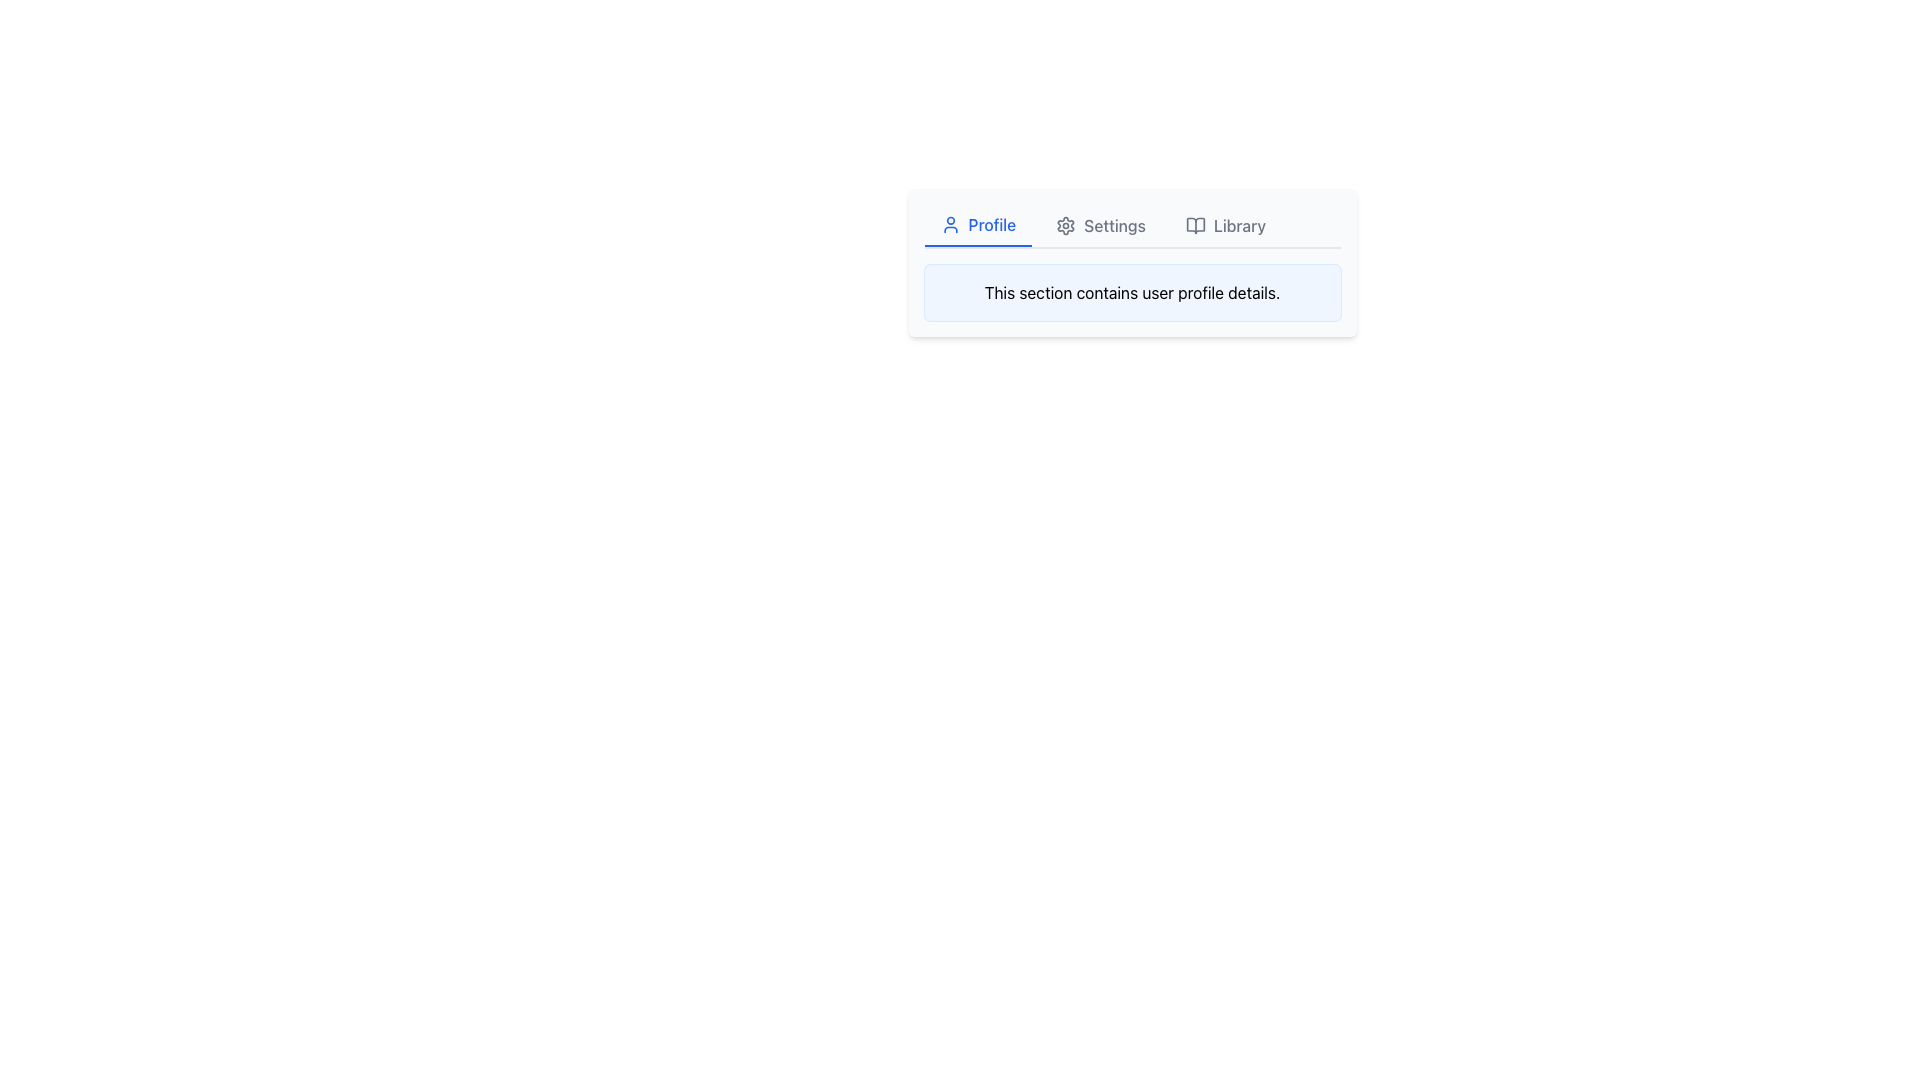 The height and width of the screenshot is (1080, 1920). What do you see at coordinates (1195, 225) in the screenshot?
I see `the library icon located in the third tab labeled 'Library' in the horizontal tab navigation bar, positioned immediately to the left of the text 'Library.'` at bounding box center [1195, 225].